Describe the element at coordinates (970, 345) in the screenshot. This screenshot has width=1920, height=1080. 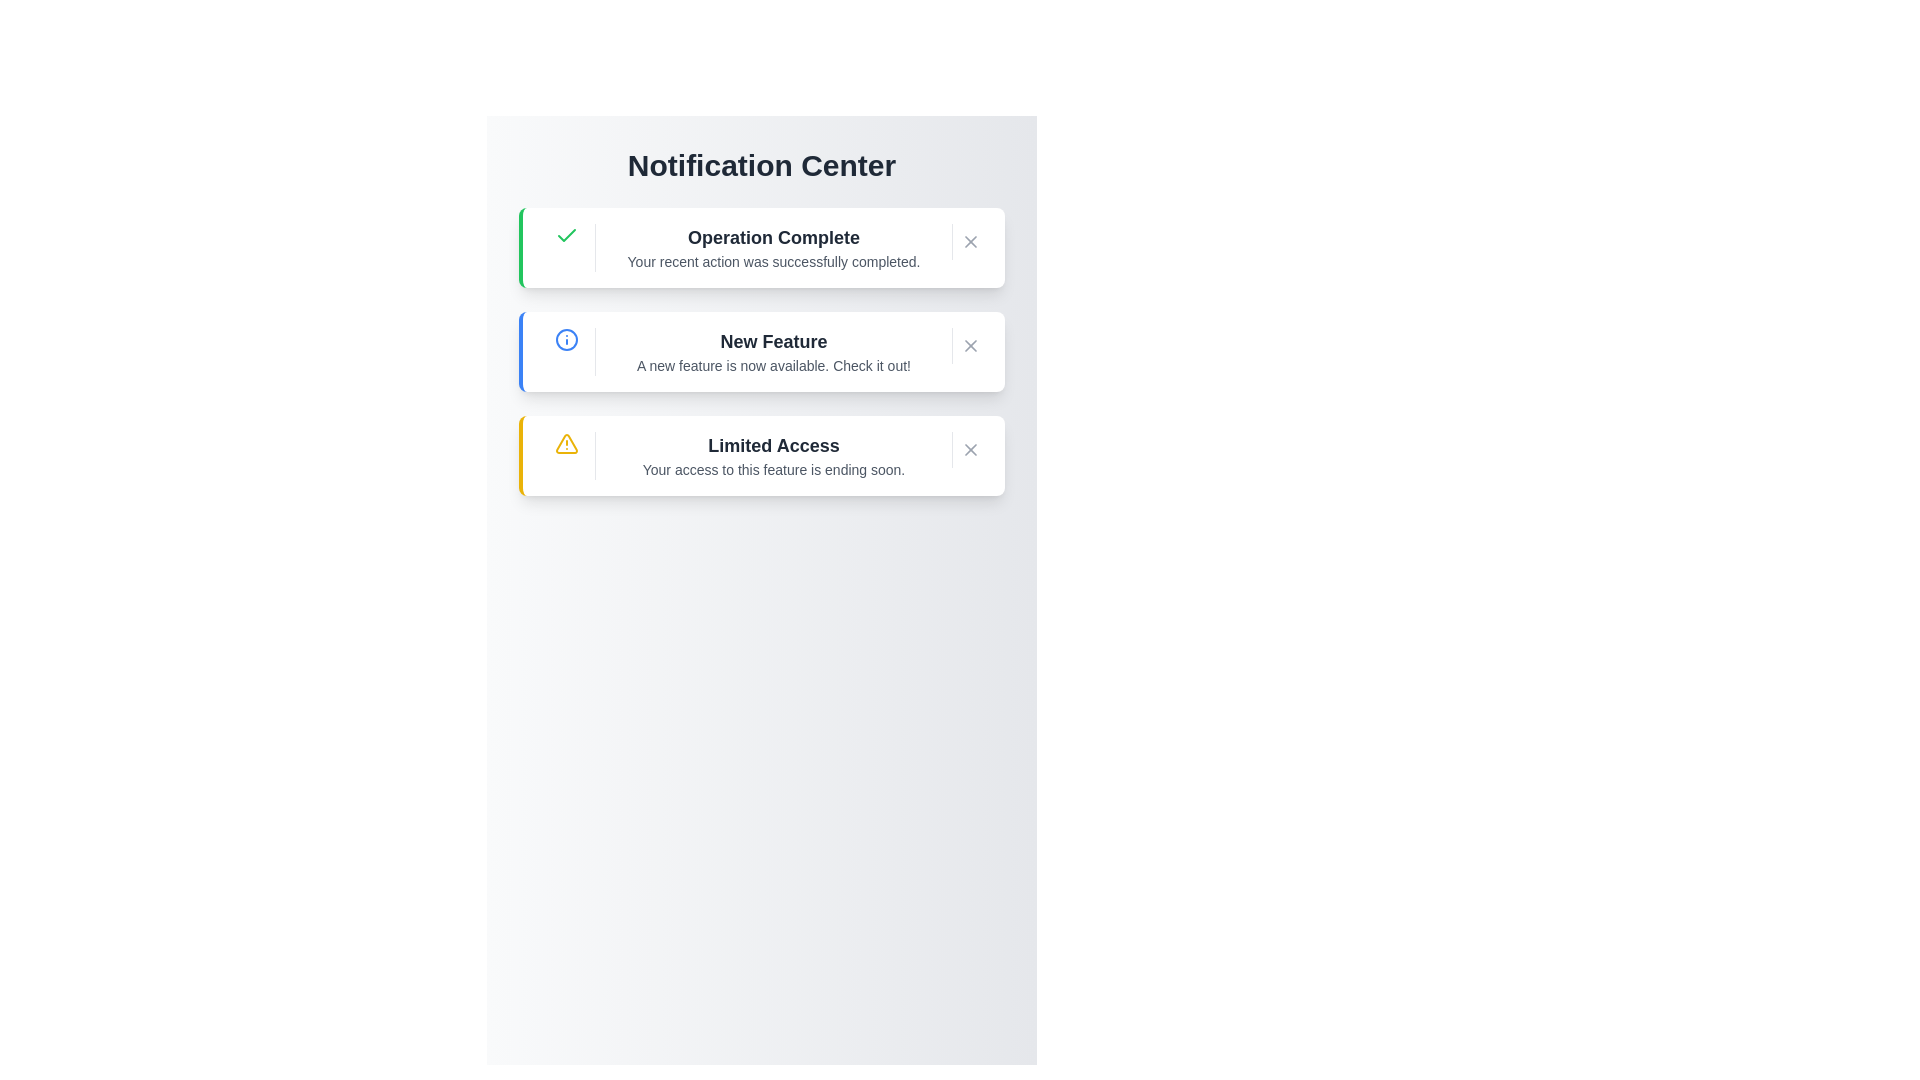
I see `the small 'X' icon button in the top-right corner of the 'New Feature' notification card` at that location.